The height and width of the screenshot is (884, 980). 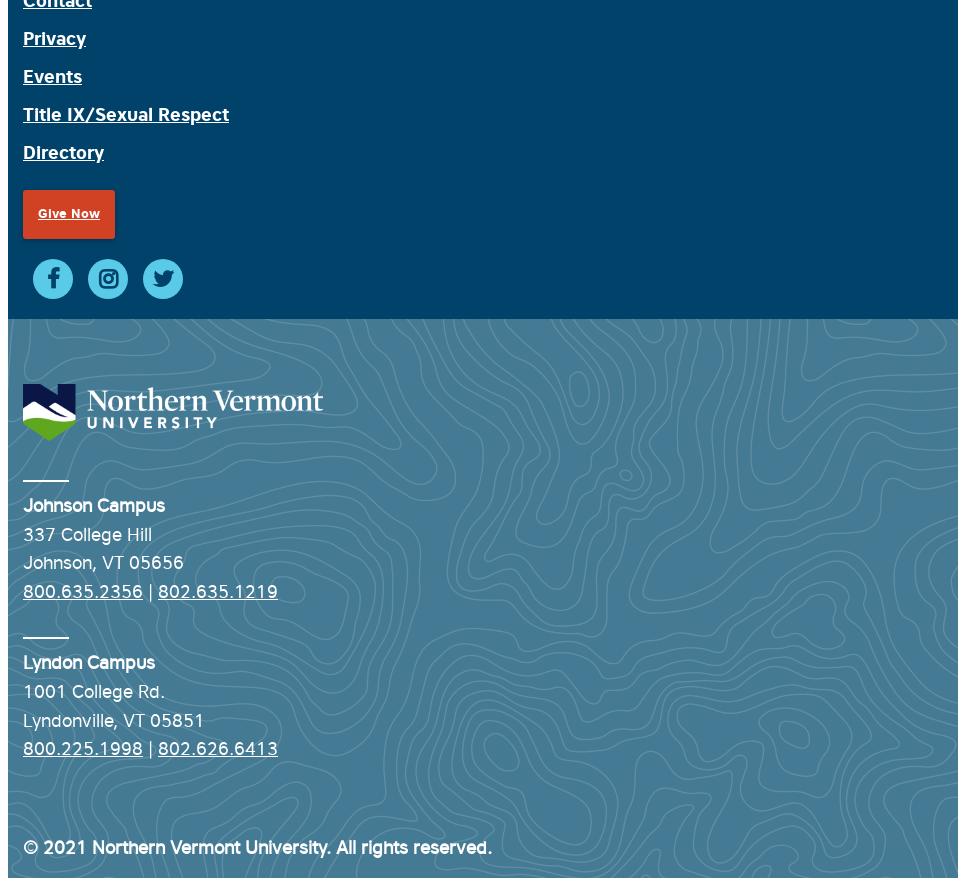 I want to click on 'Lyndon Campus', so click(x=88, y=661).